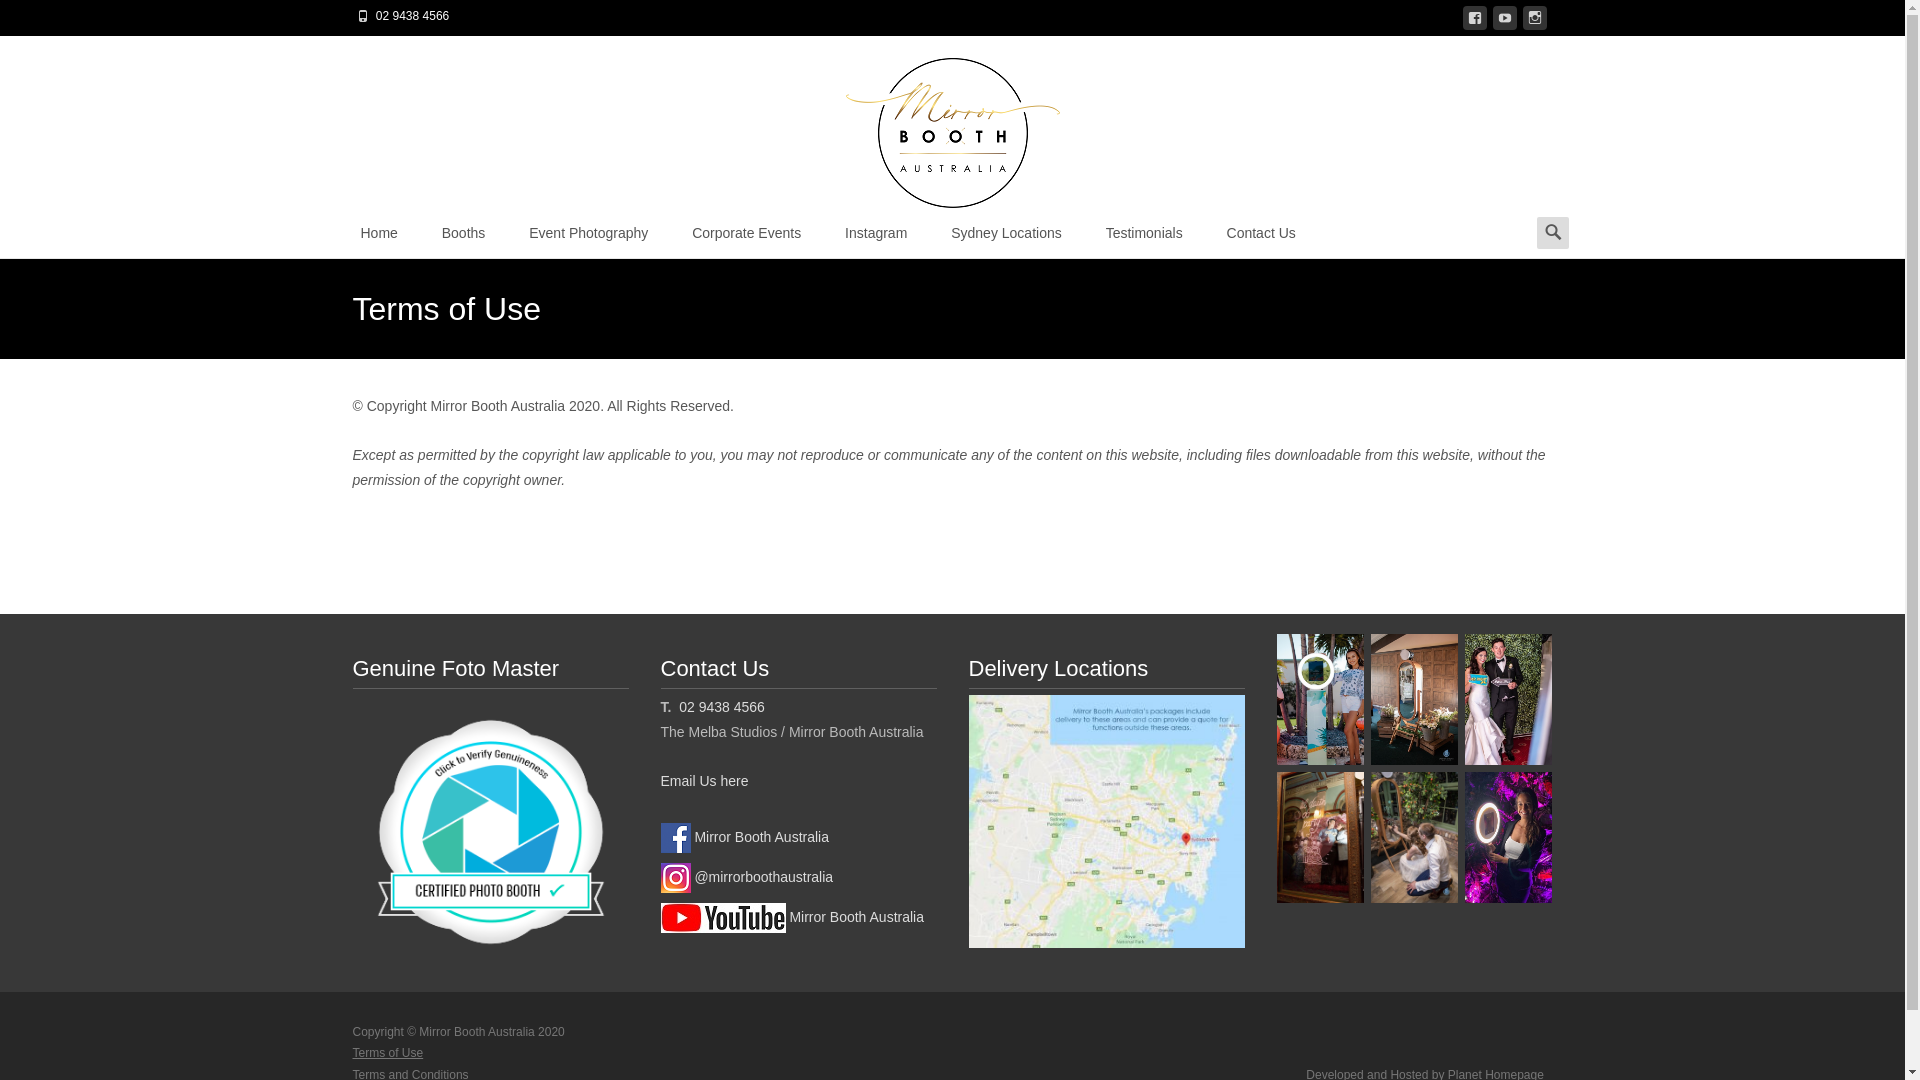  What do you see at coordinates (387, 1052) in the screenshot?
I see `'Terms of Use'` at bounding box center [387, 1052].